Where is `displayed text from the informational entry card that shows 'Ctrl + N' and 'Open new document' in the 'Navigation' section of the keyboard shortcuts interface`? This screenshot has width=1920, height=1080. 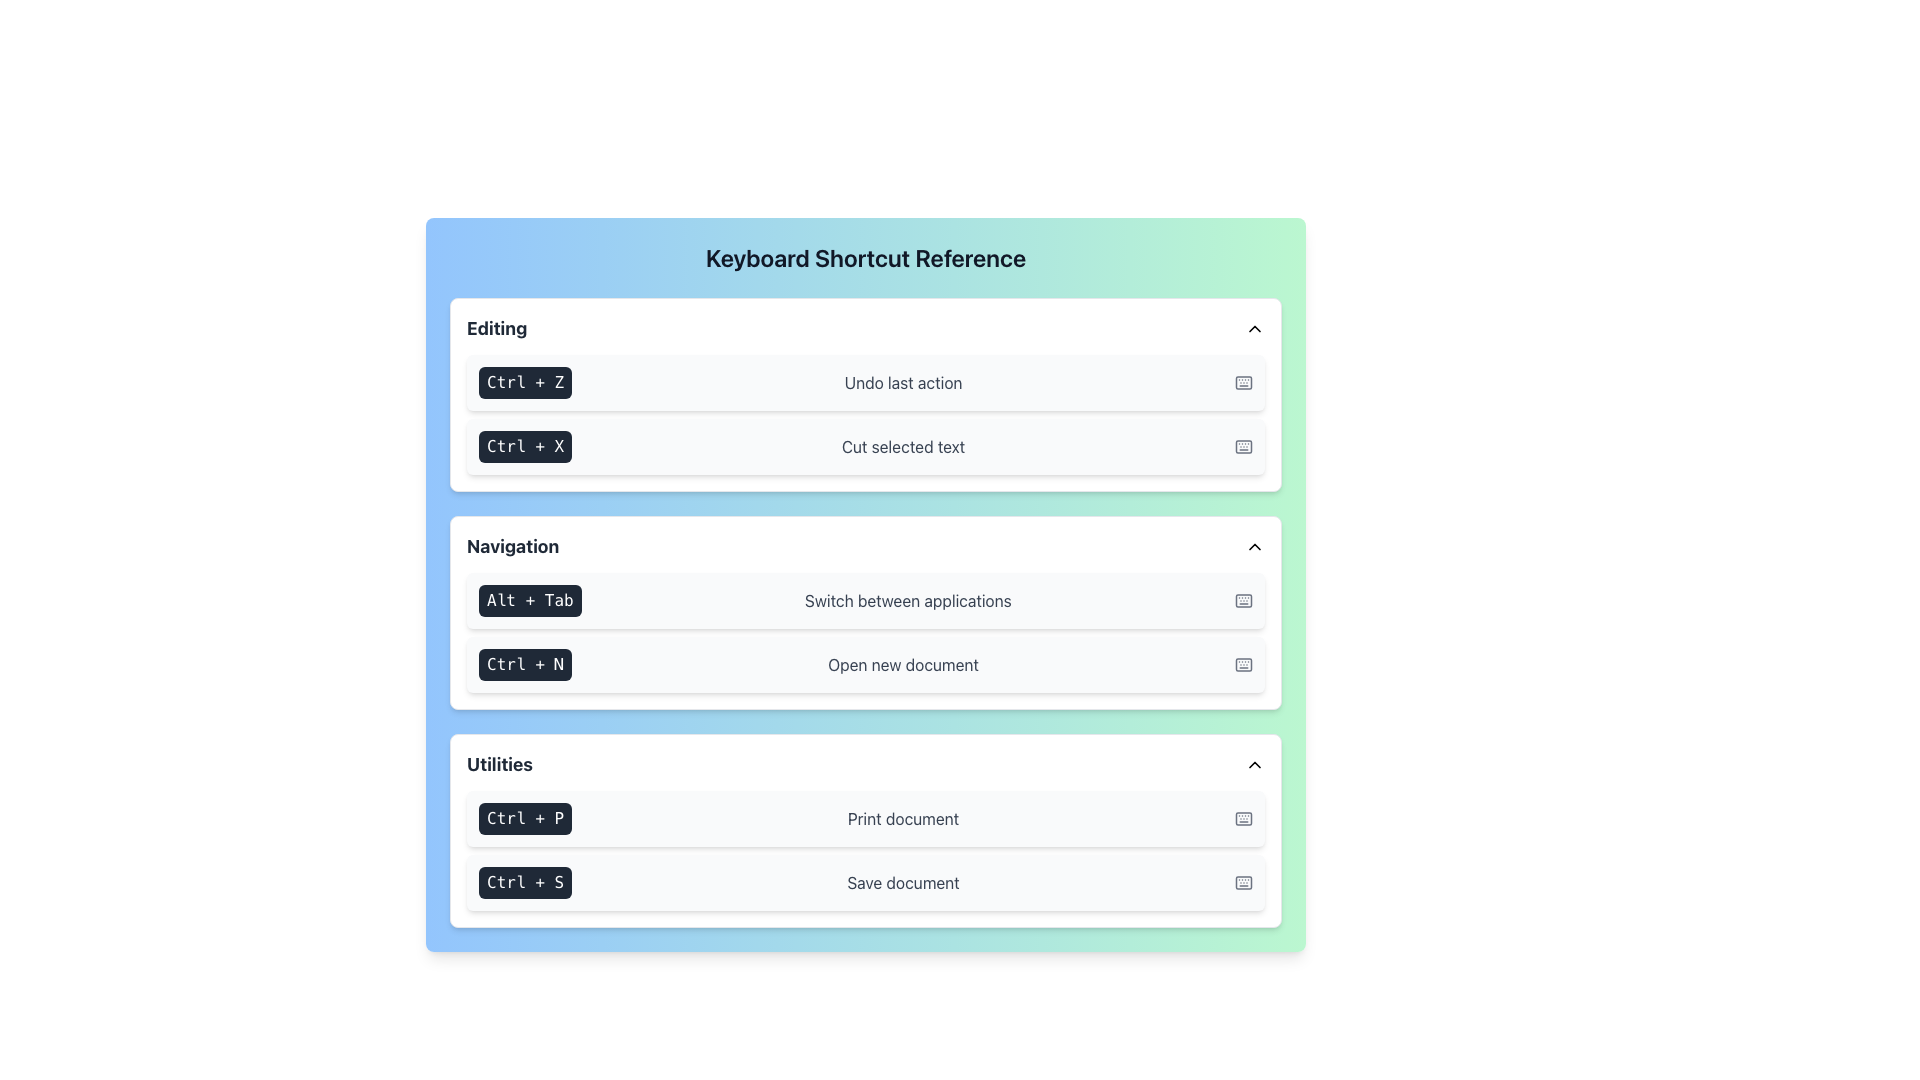 displayed text from the informational entry card that shows 'Ctrl + N' and 'Open new document' in the 'Navigation' section of the keyboard shortcuts interface is located at coordinates (865, 664).